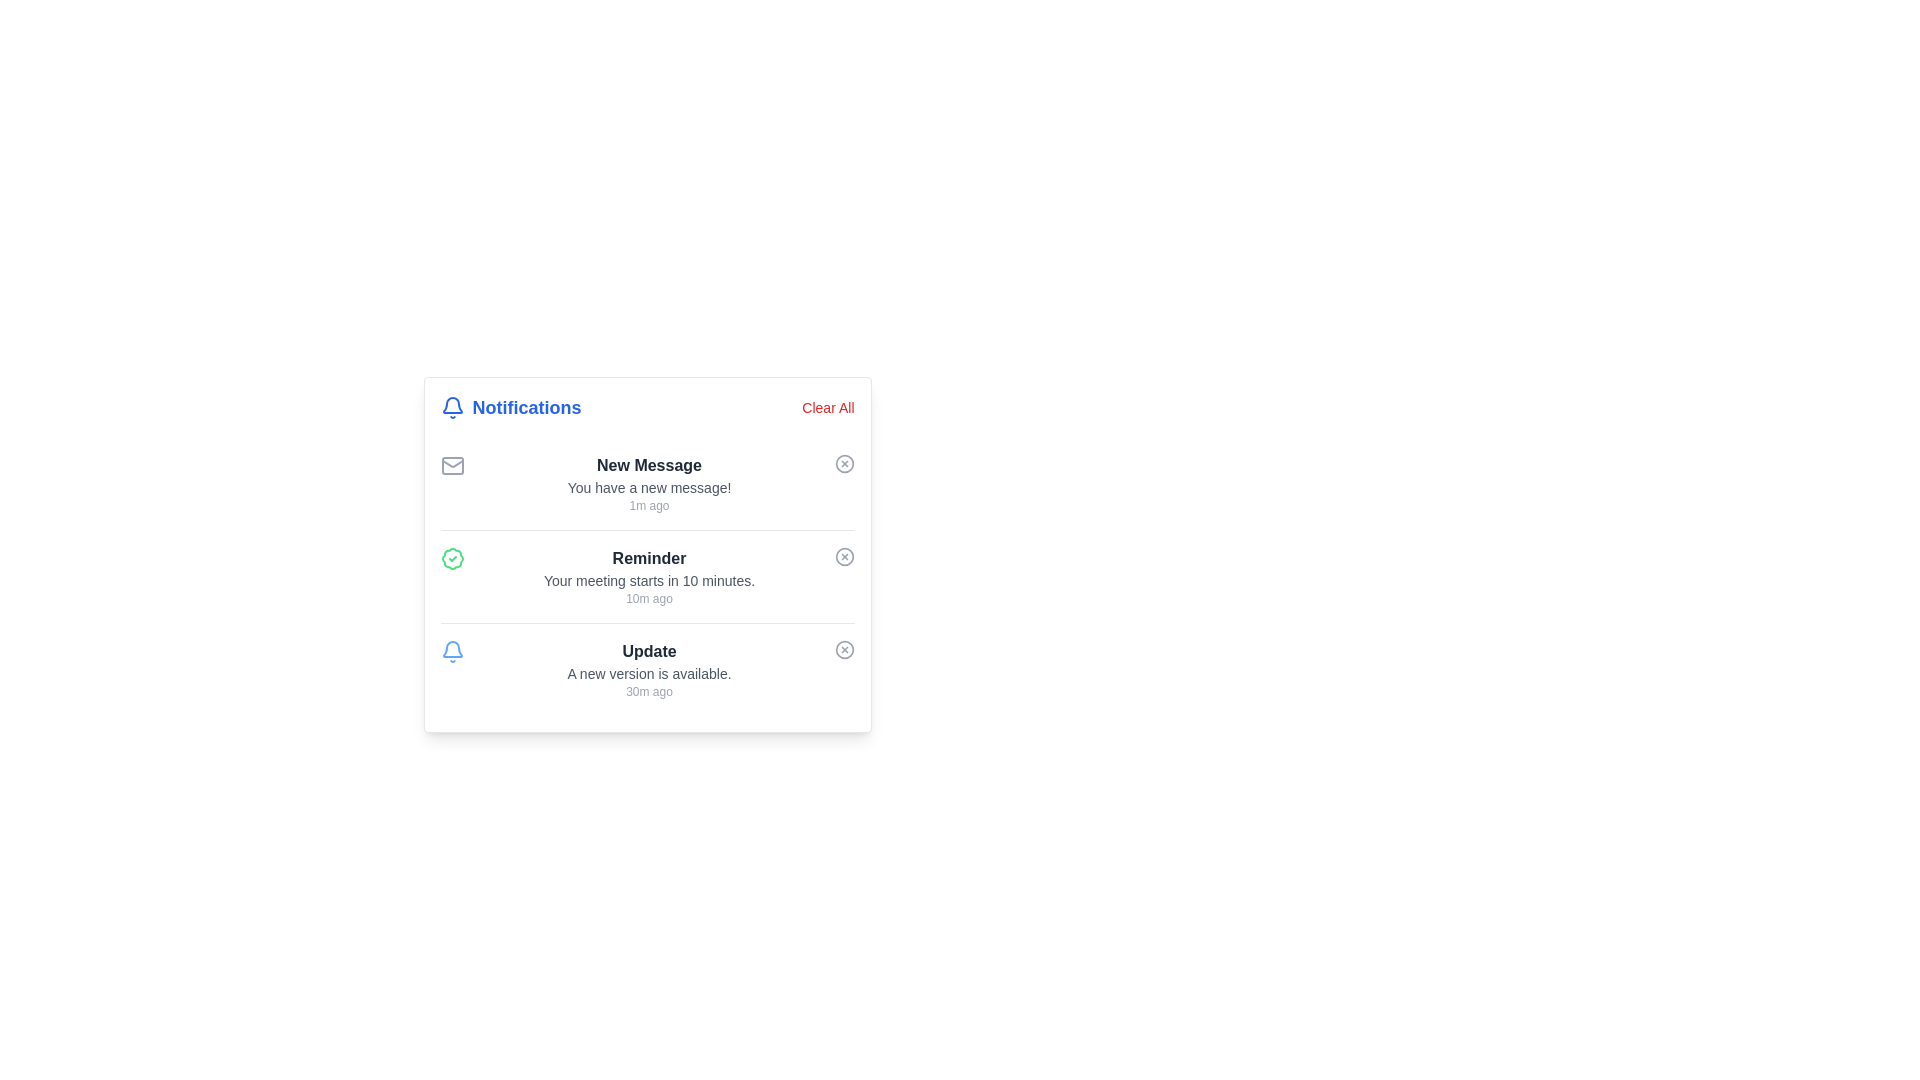 This screenshot has height=1080, width=1920. I want to click on the dismiss button located to the far right of the notification labeled 'Reminder', so click(844, 556).